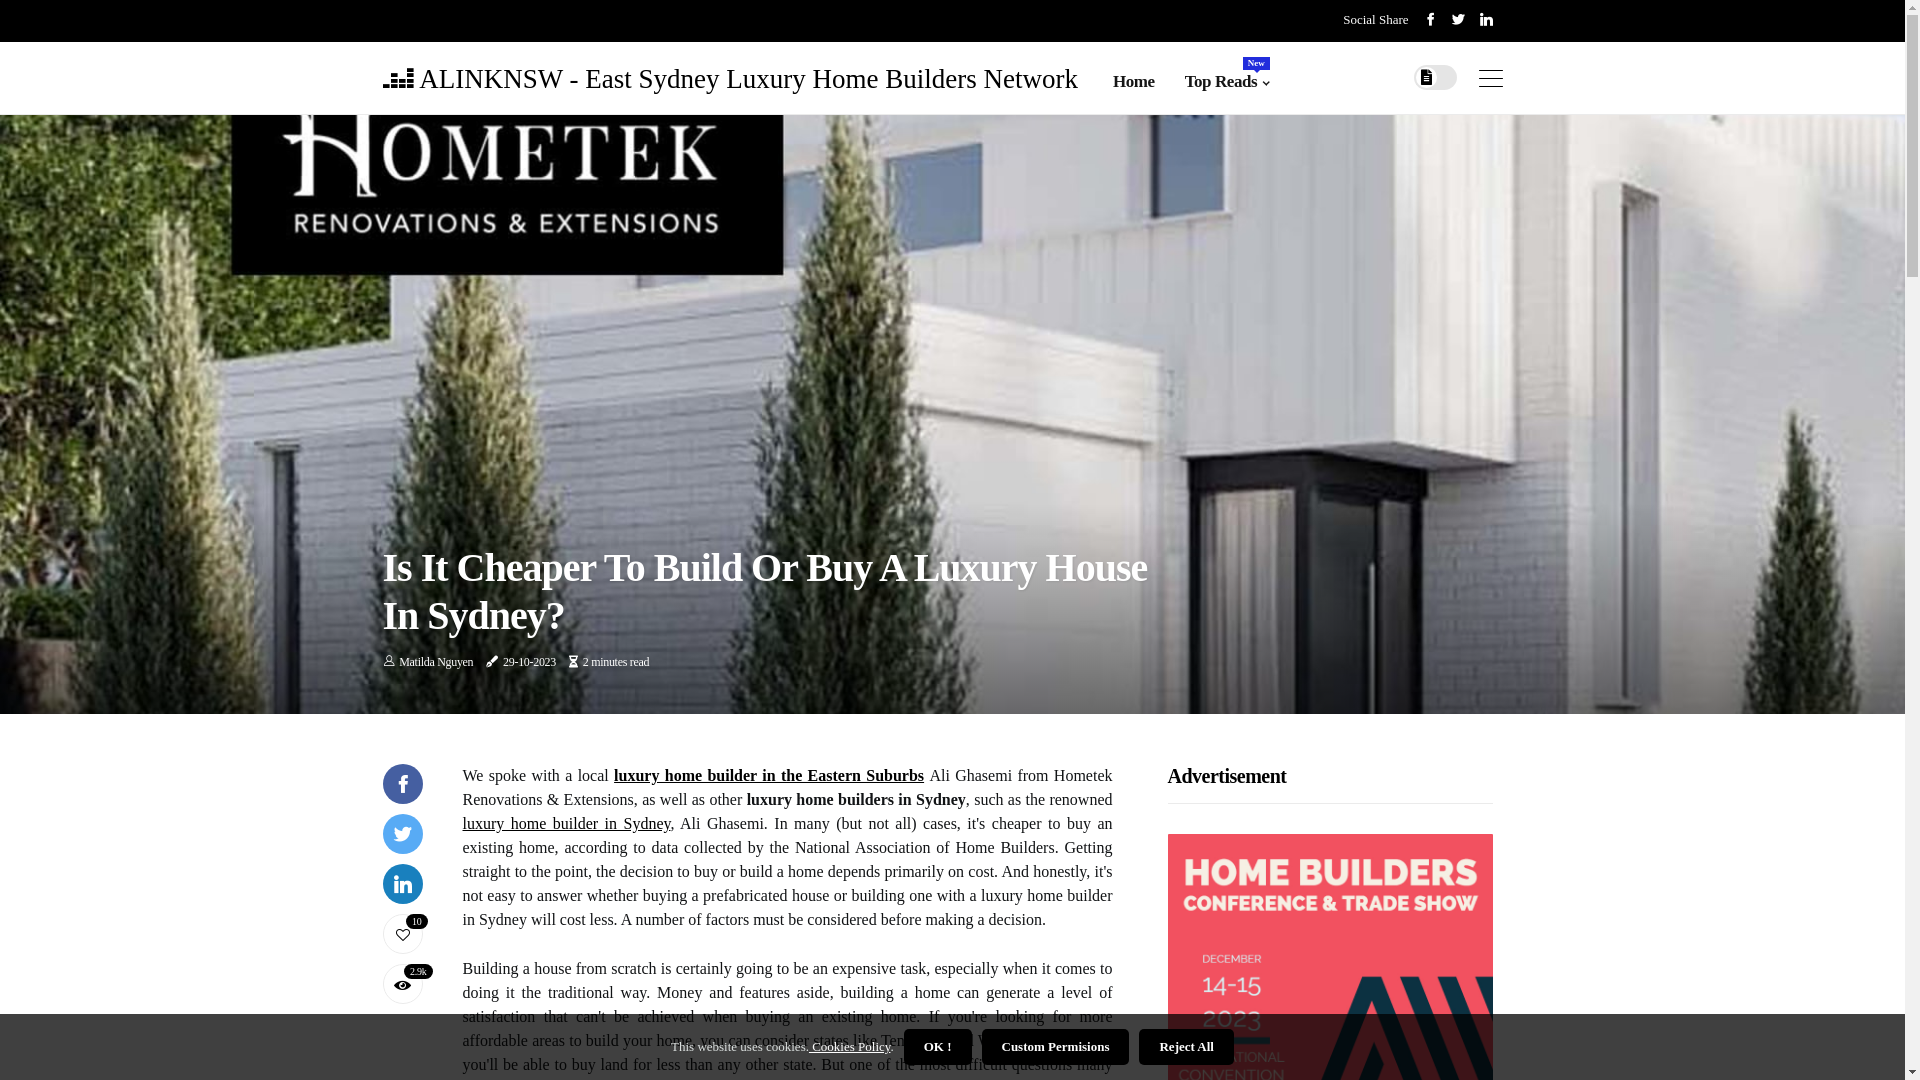 The height and width of the screenshot is (1080, 1920). Describe the element at coordinates (1133, 80) in the screenshot. I see `'Home'` at that location.